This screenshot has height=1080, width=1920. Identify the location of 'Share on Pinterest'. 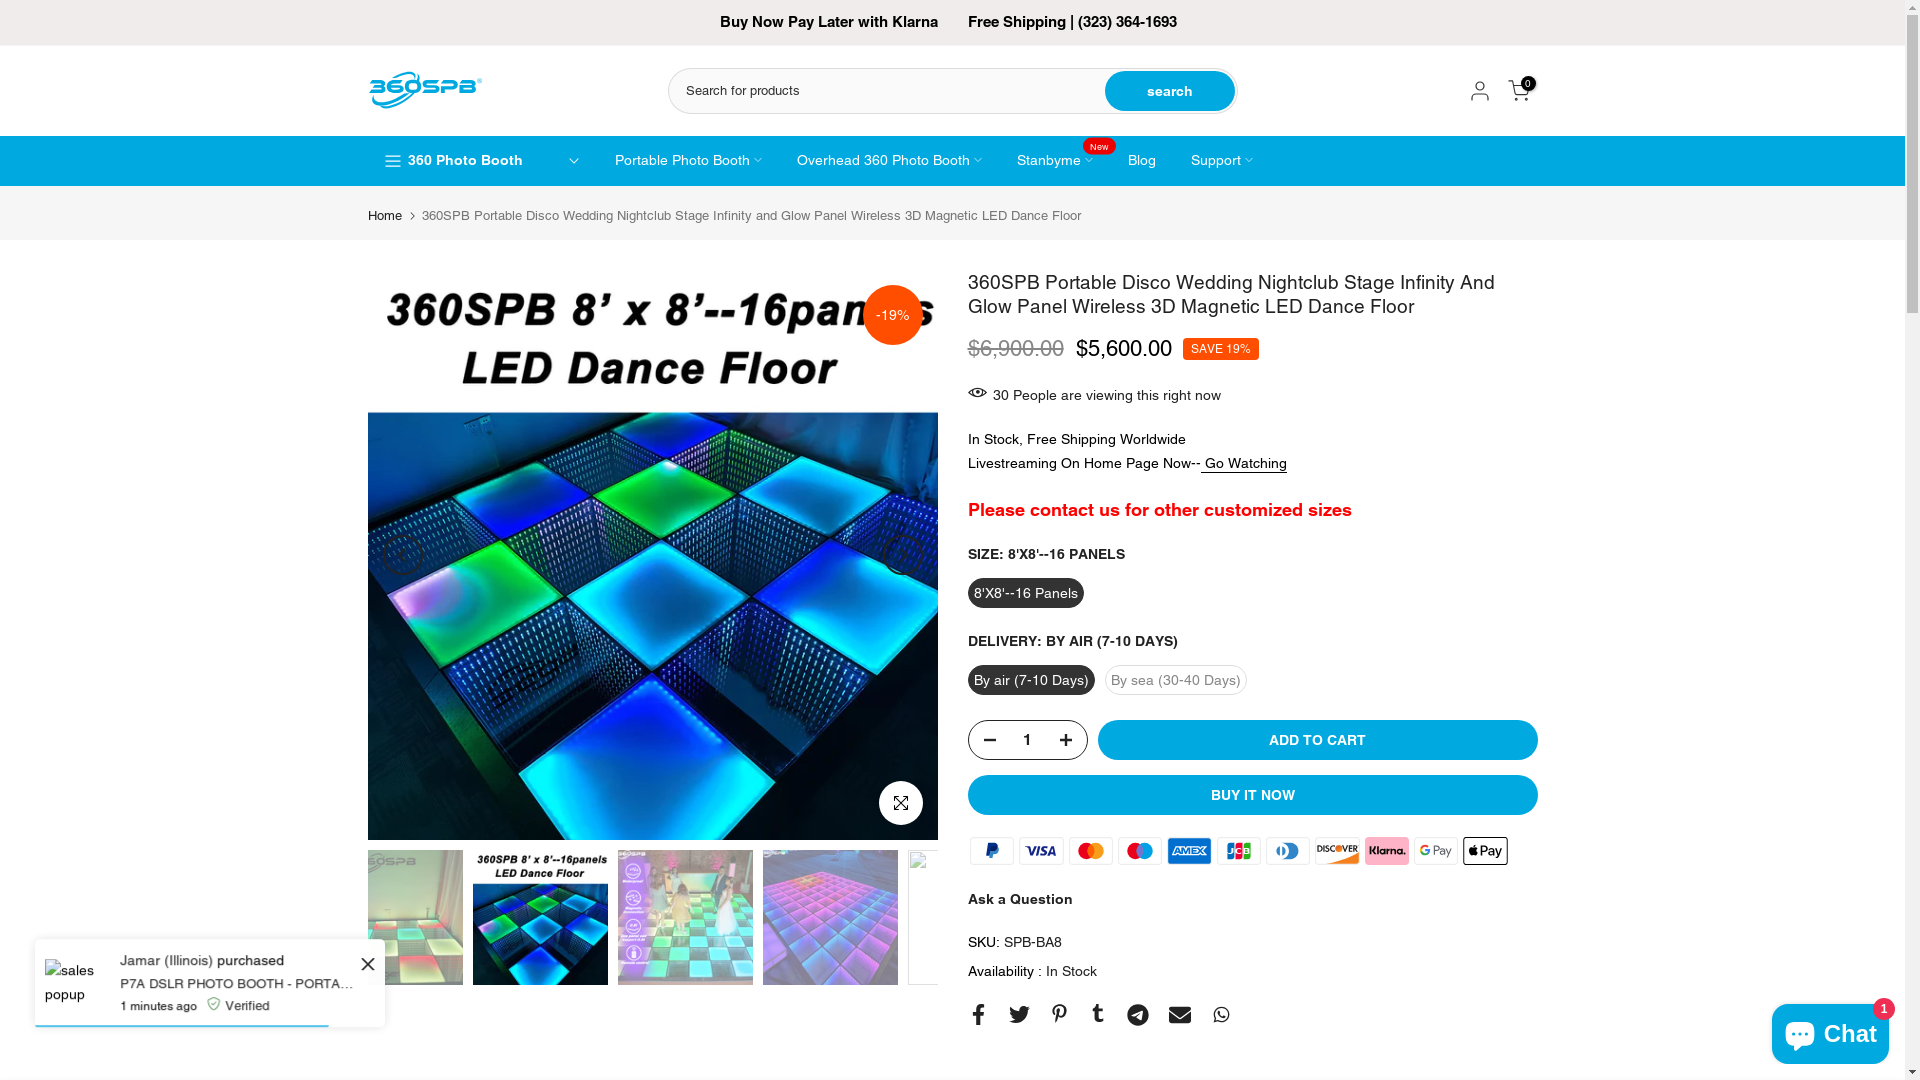
(1058, 1013).